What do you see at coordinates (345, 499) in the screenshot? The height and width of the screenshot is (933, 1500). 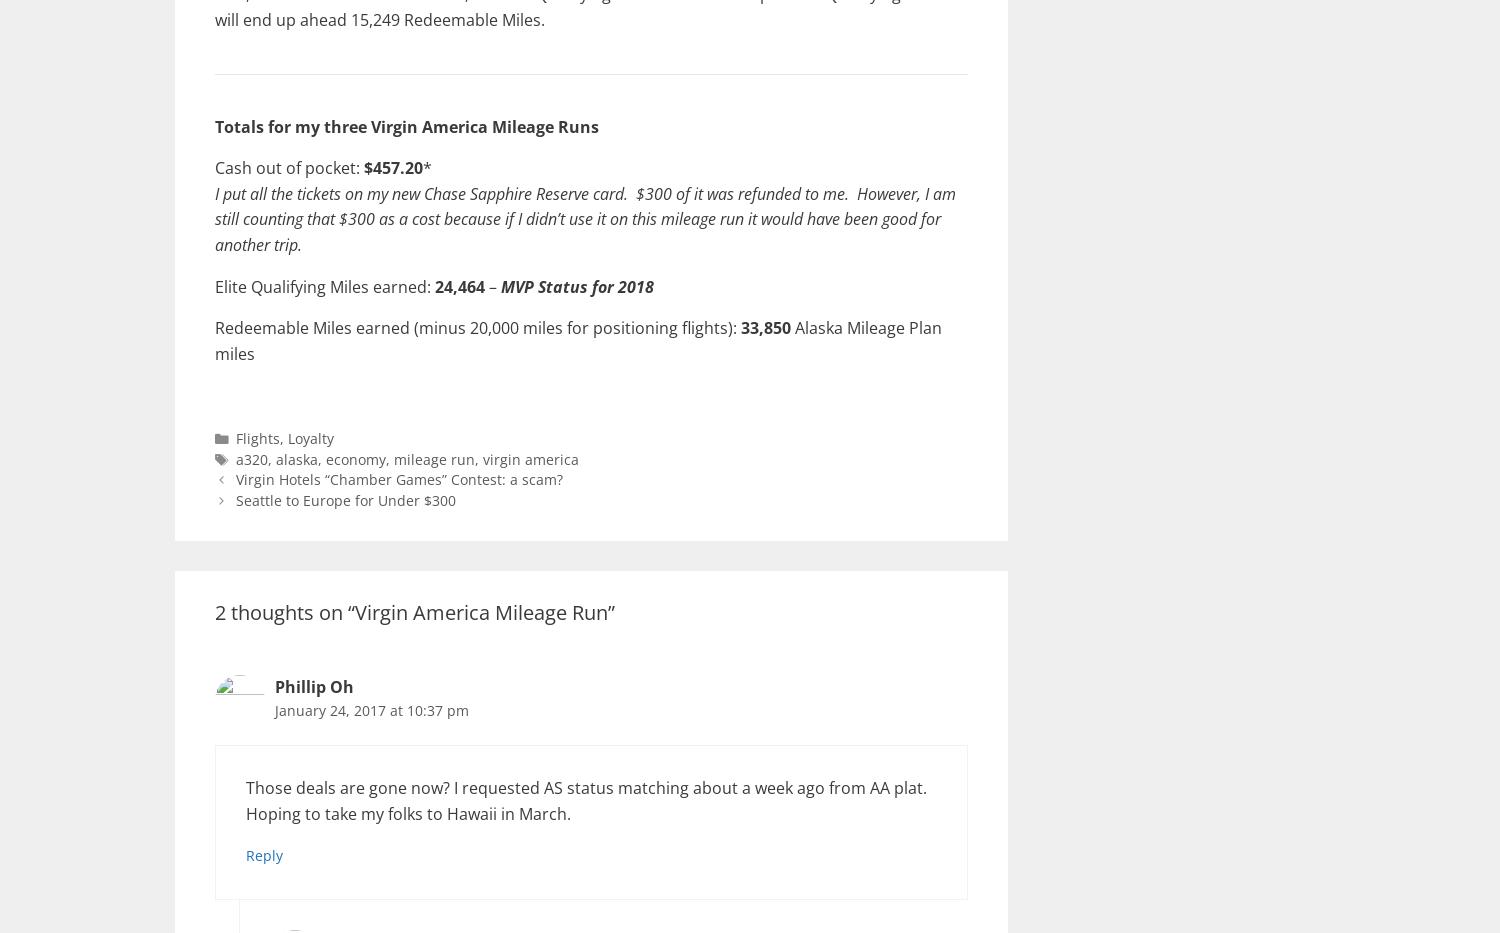 I see `'Seattle to Europe for Under $300'` at bounding box center [345, 499].